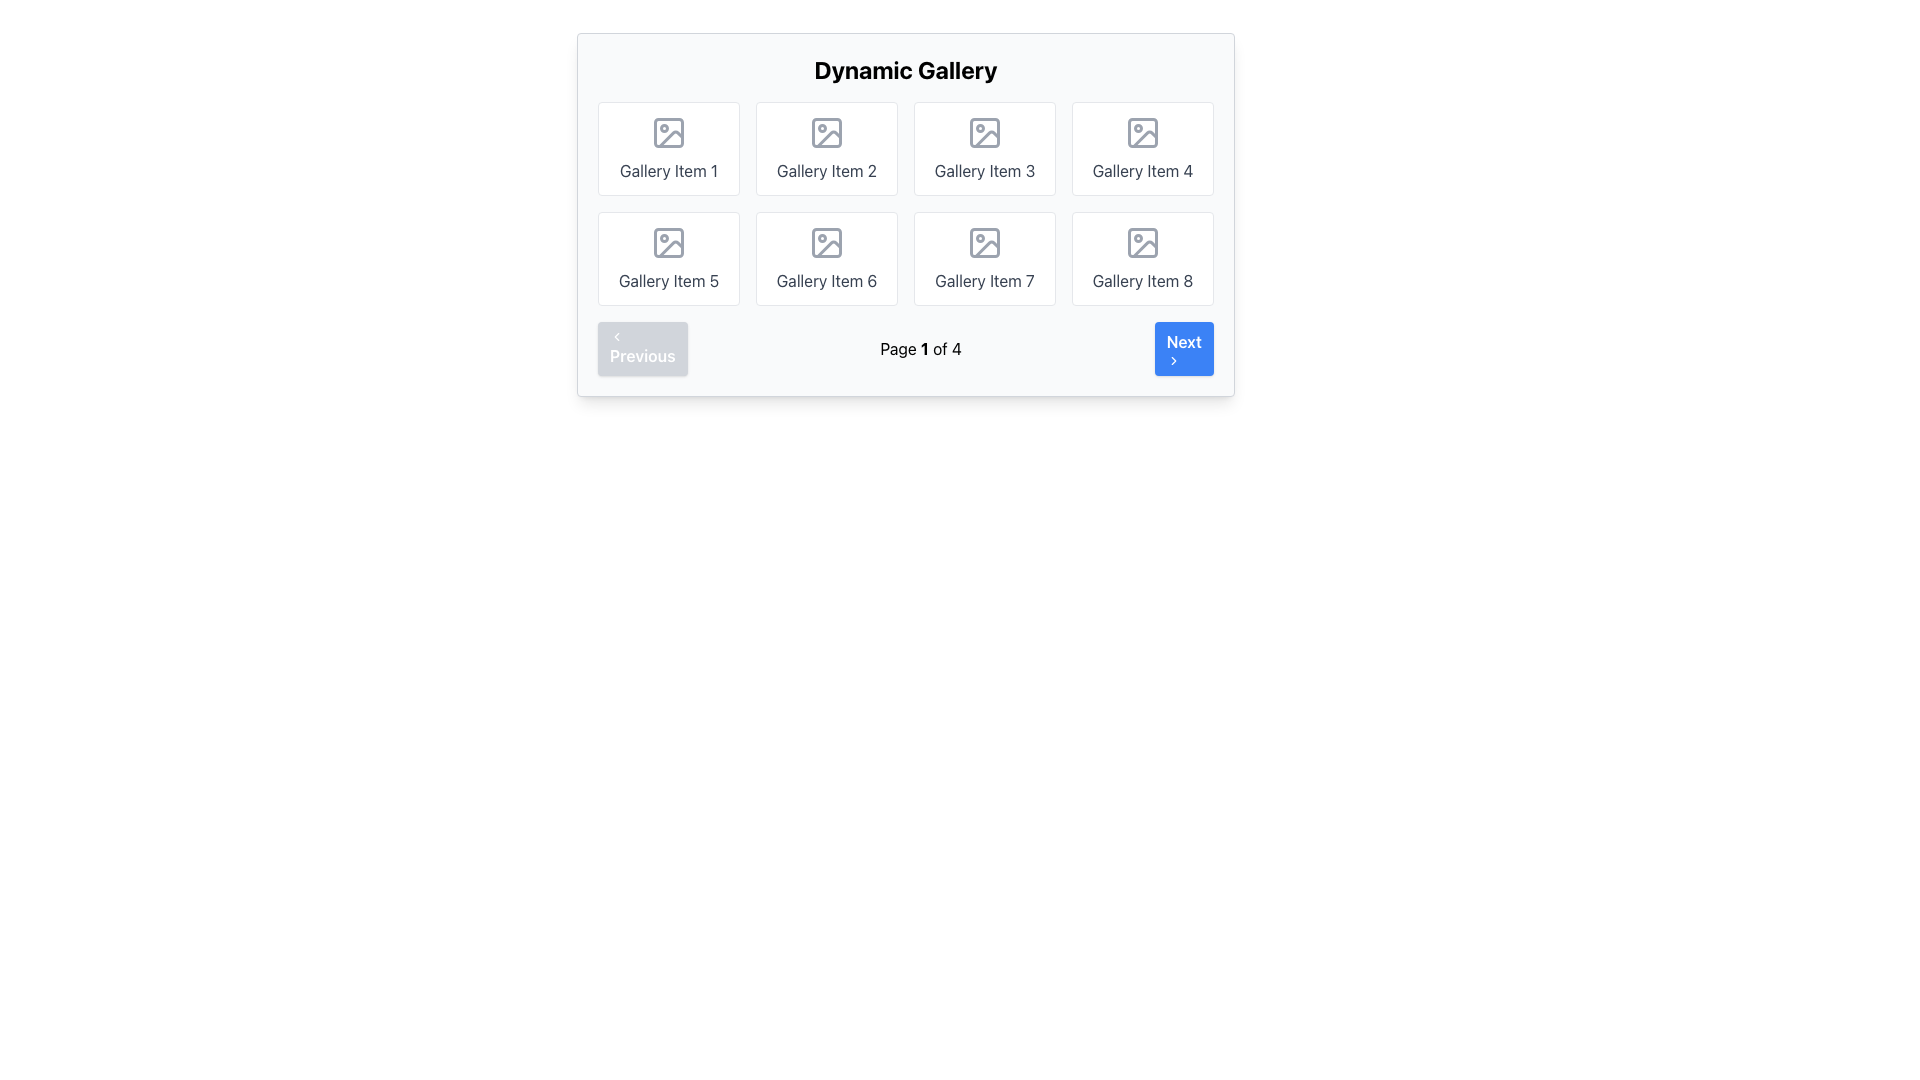 The width and height of the screenshot is (1920, 1080). Describe the element at coordinates (668, 132) in the screenshot. I see `the icon that resembles an image with a mountain-like line and a circle, located centrally in the 'Gallery Item 1' card` at that location.